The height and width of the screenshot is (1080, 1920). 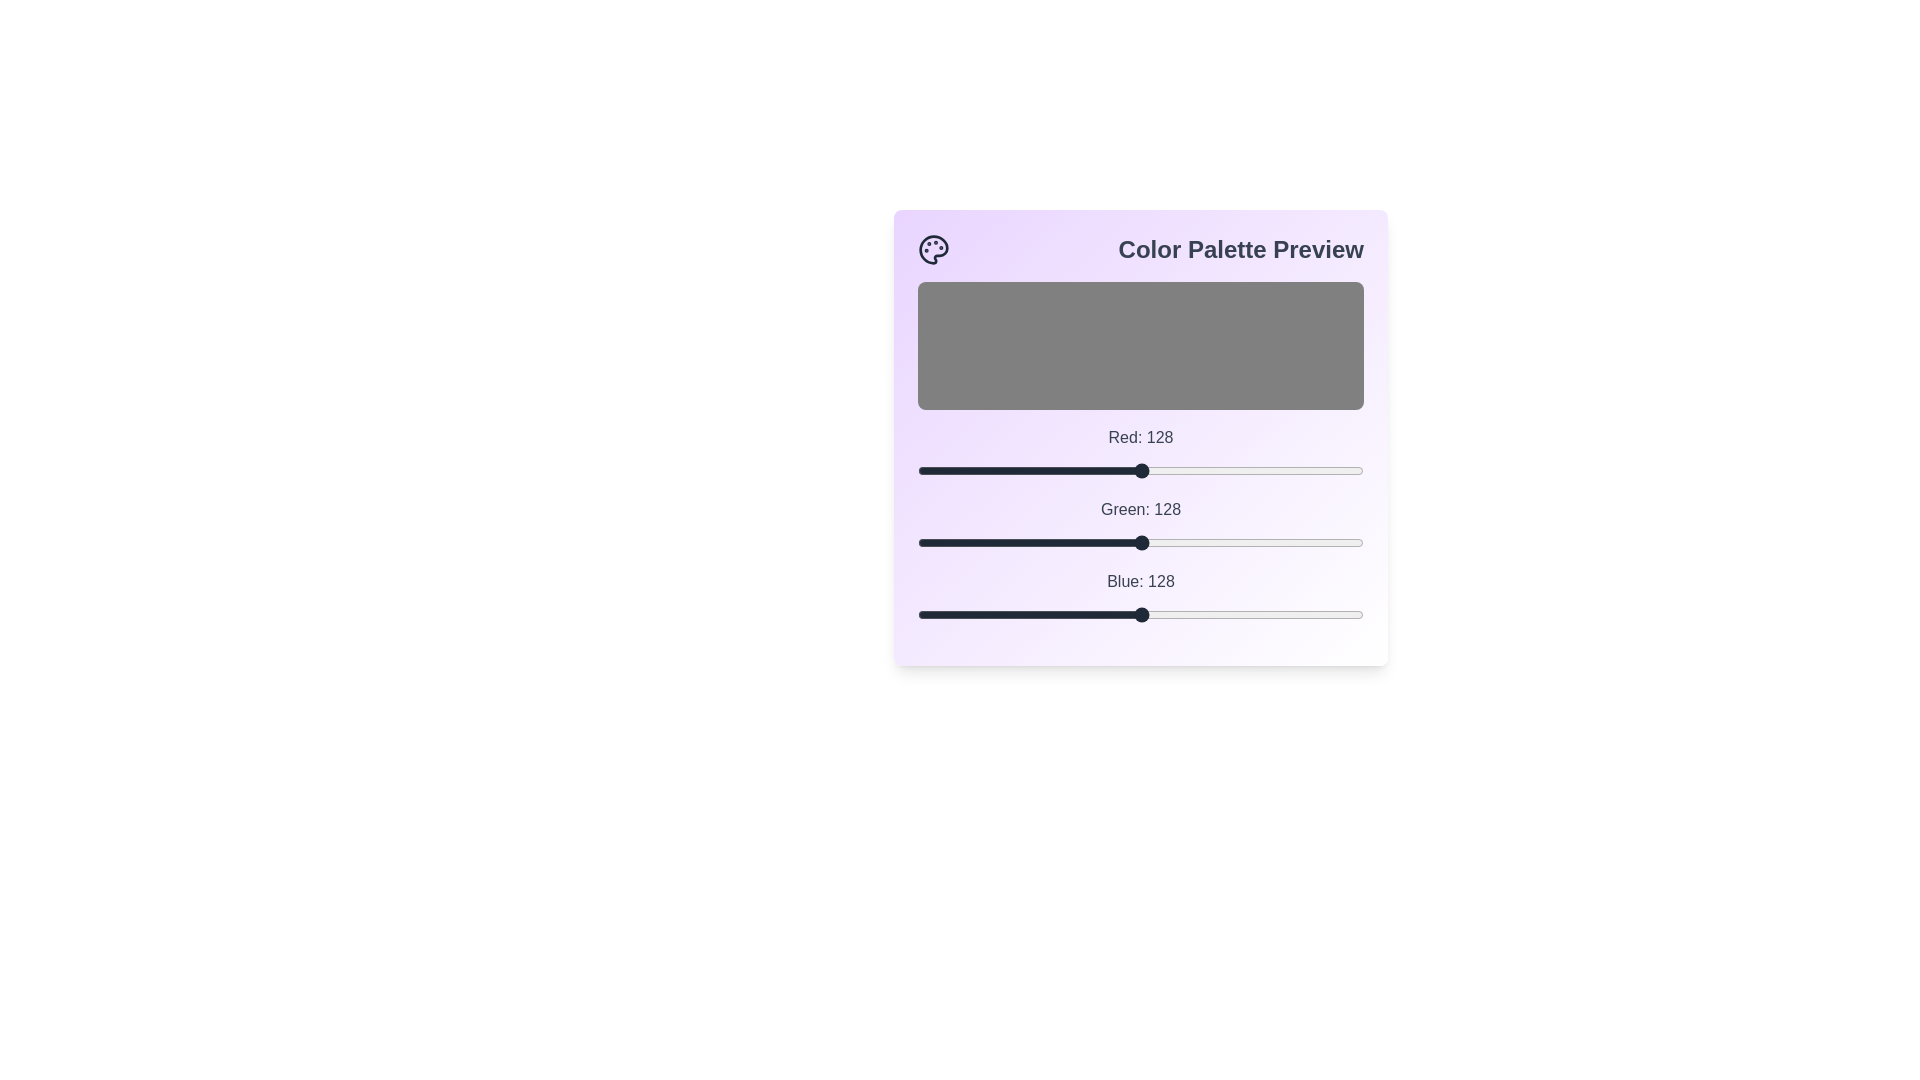 What do you see at coordinates (1036, 613) in the screenshot?
I see `the blue component` at bounding box center [1036, 613].